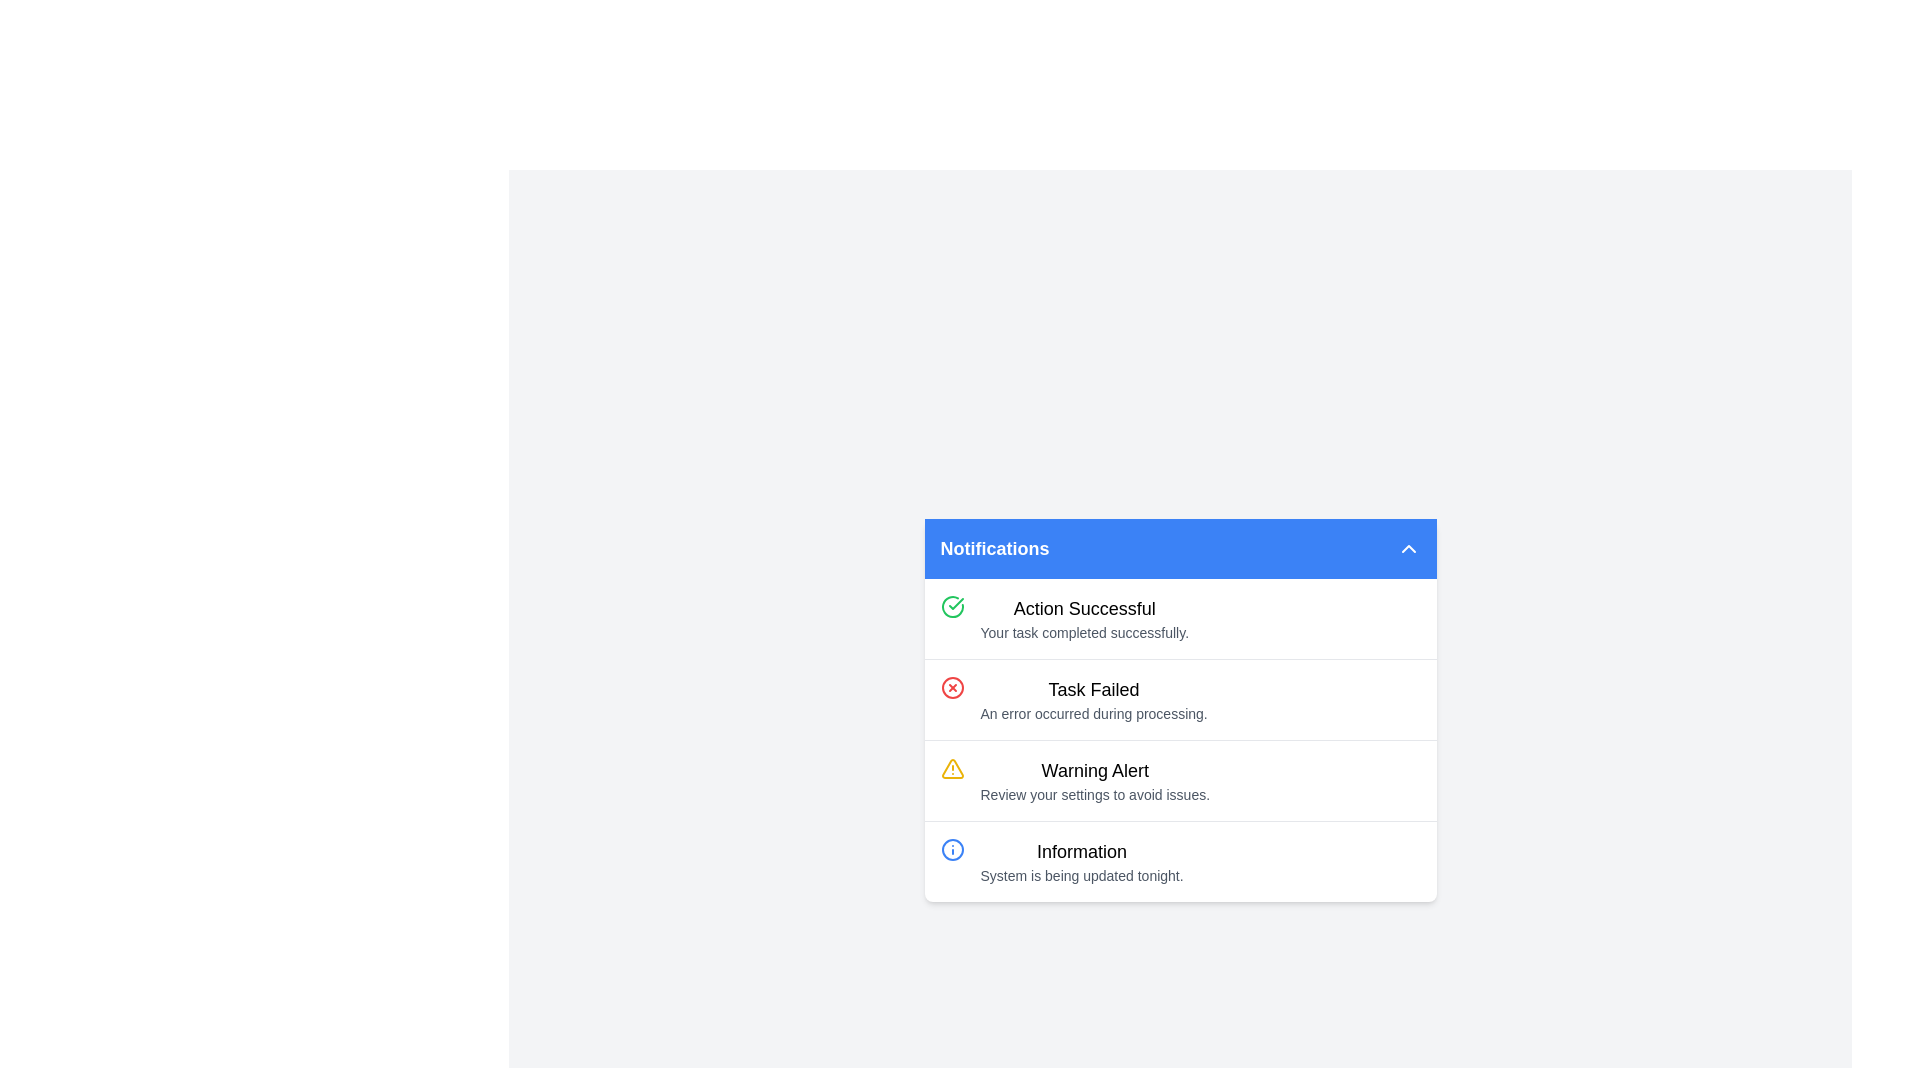 This screenshot has height=1080, width=1920. I want to click on the text label that contains the message 'Review your settings to avoid issues.' which is styled in gray and located within the 'Warning Alert' notification box, so click(1094, 793).